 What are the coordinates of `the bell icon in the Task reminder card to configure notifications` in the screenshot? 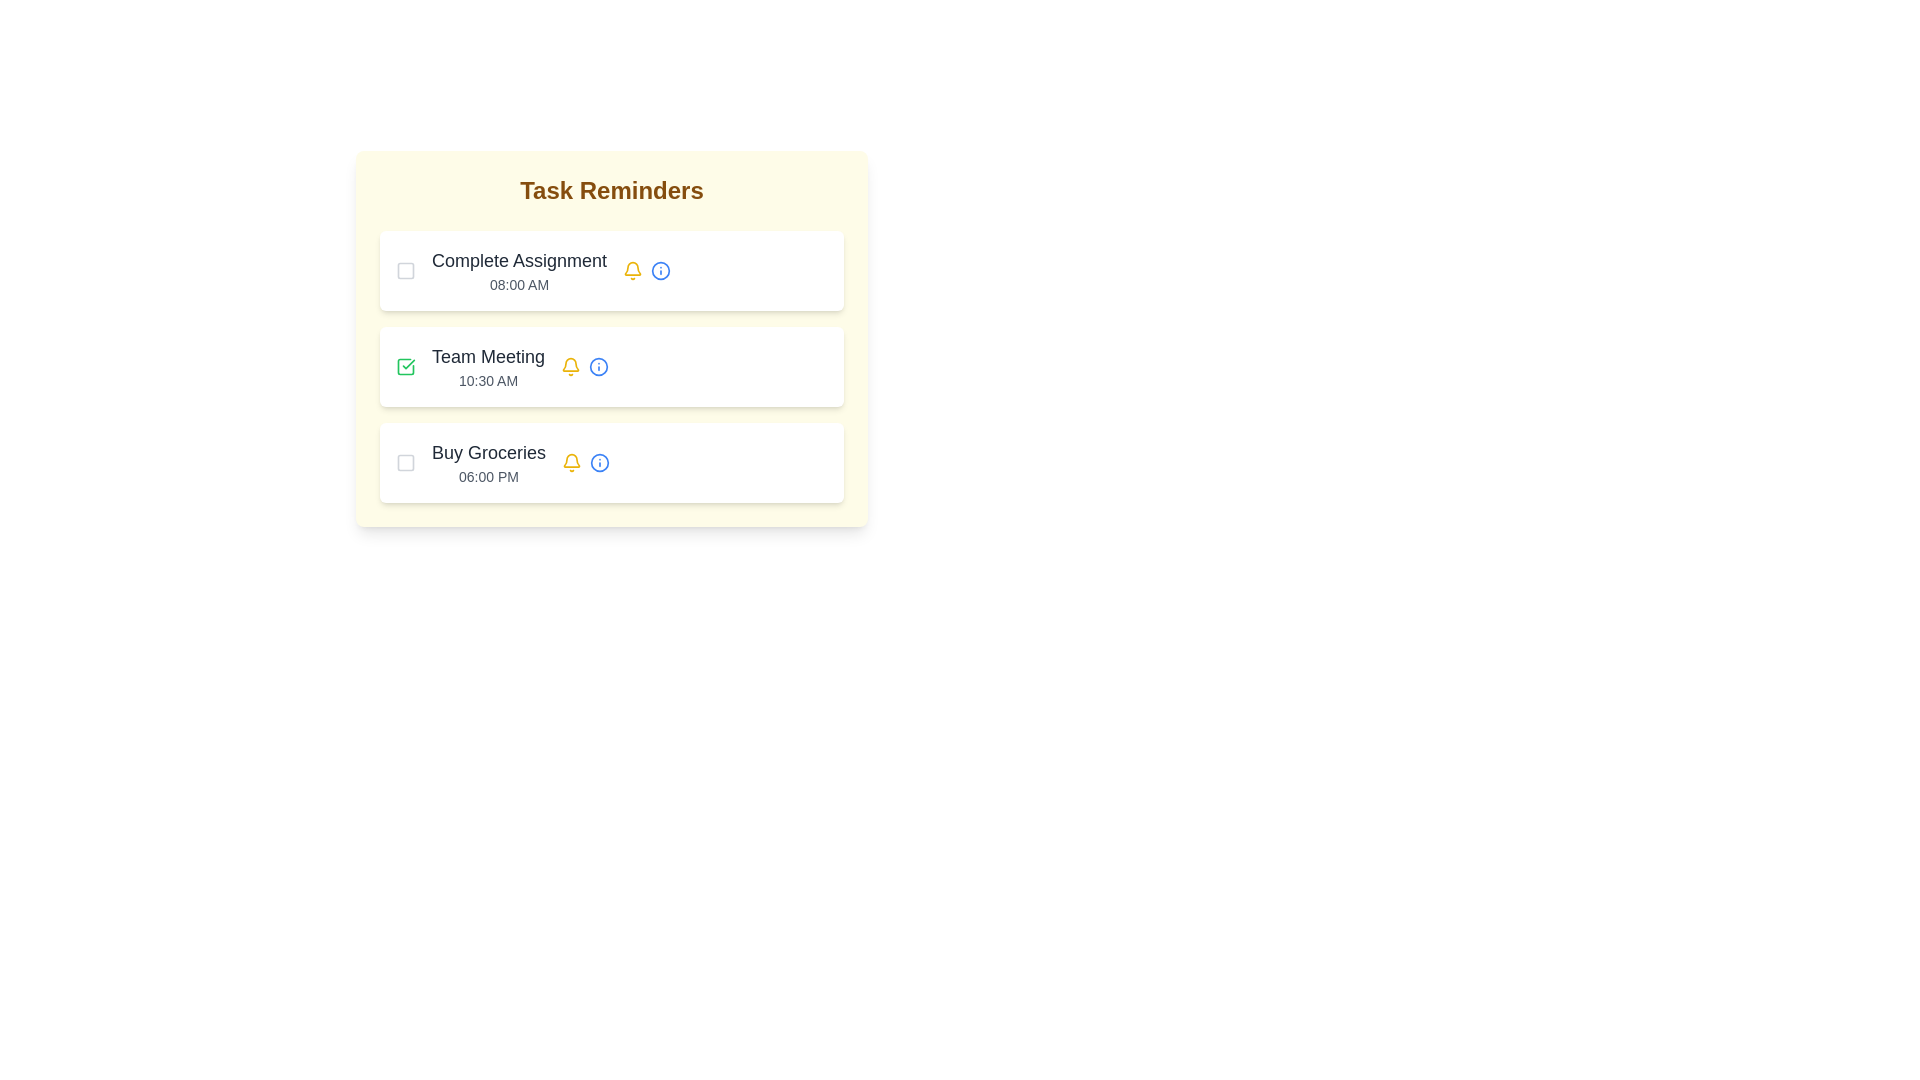 It's located at (610, 270).